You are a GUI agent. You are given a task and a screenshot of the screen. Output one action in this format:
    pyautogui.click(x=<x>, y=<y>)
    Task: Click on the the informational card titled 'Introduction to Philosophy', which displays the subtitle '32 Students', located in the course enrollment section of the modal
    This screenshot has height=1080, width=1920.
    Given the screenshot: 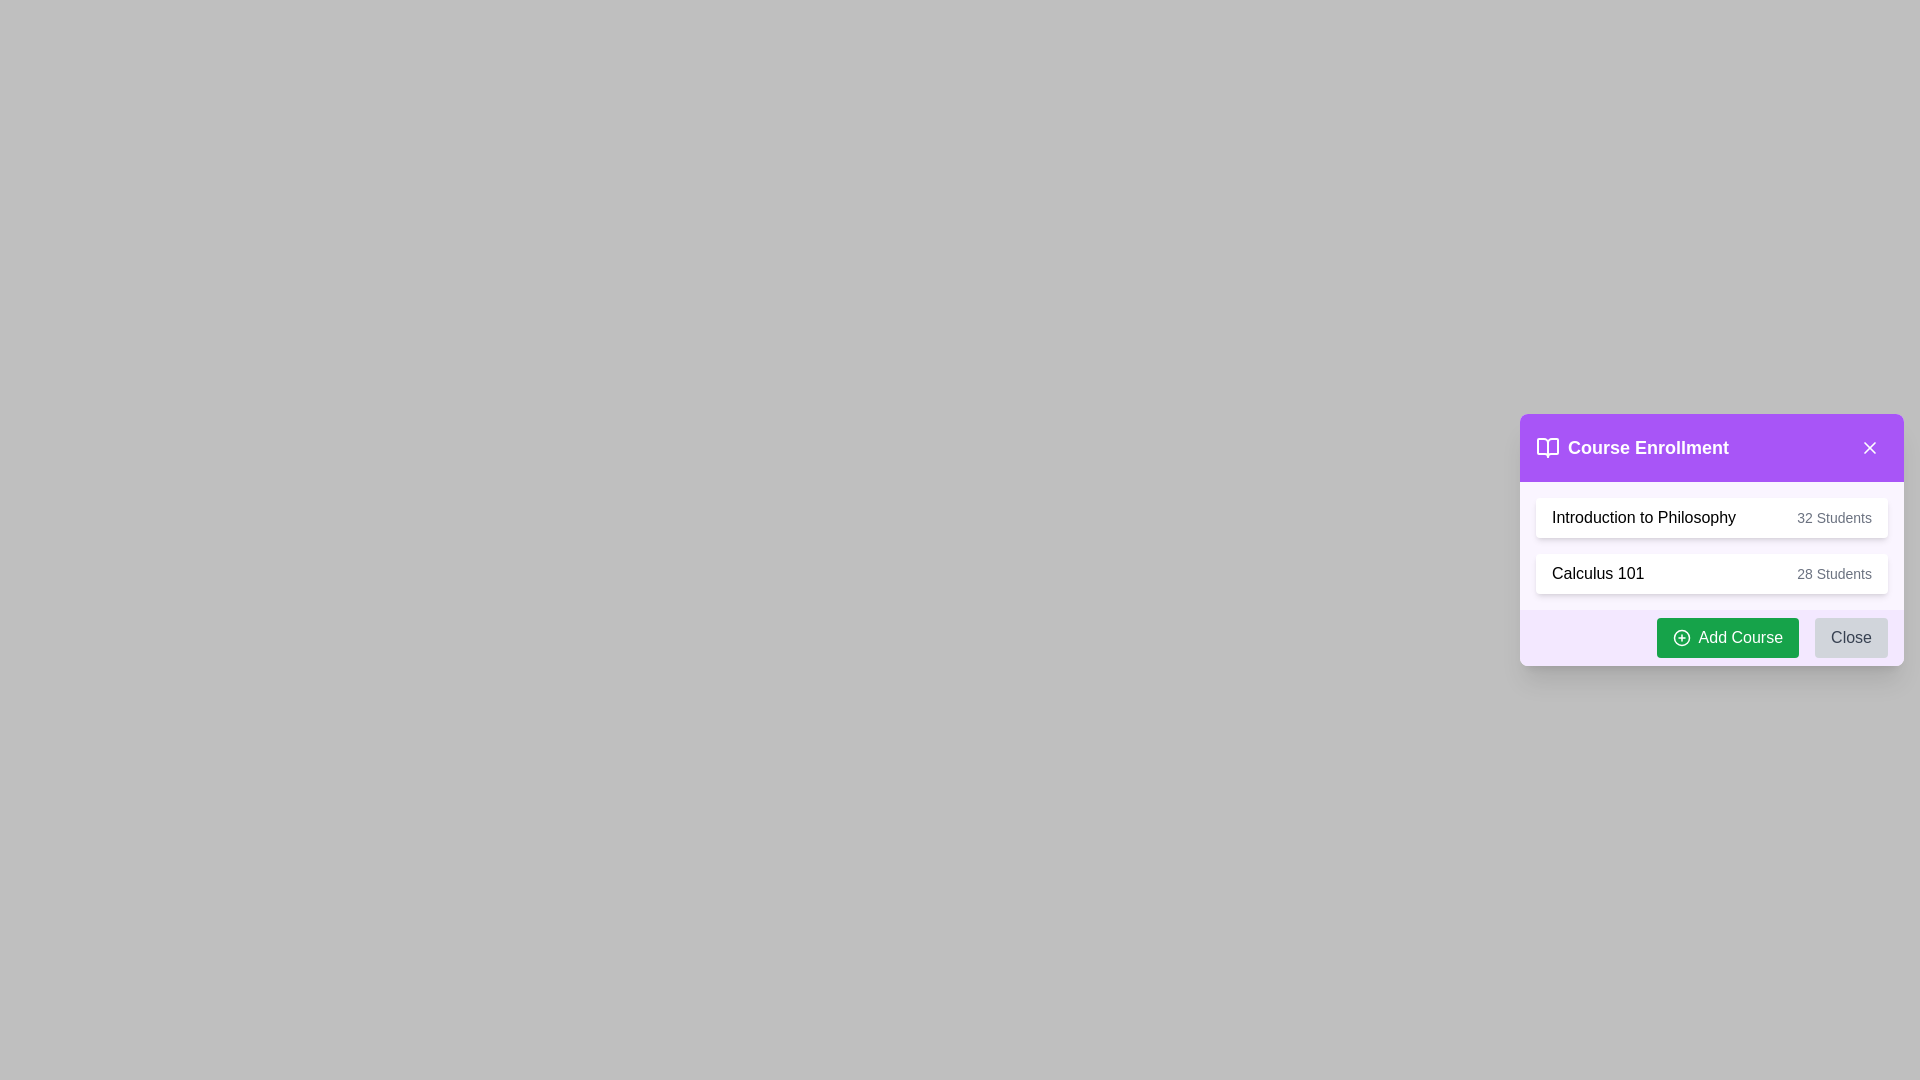 What is the action you would take?
    pyautogui.click(x=1711, y=540)
    